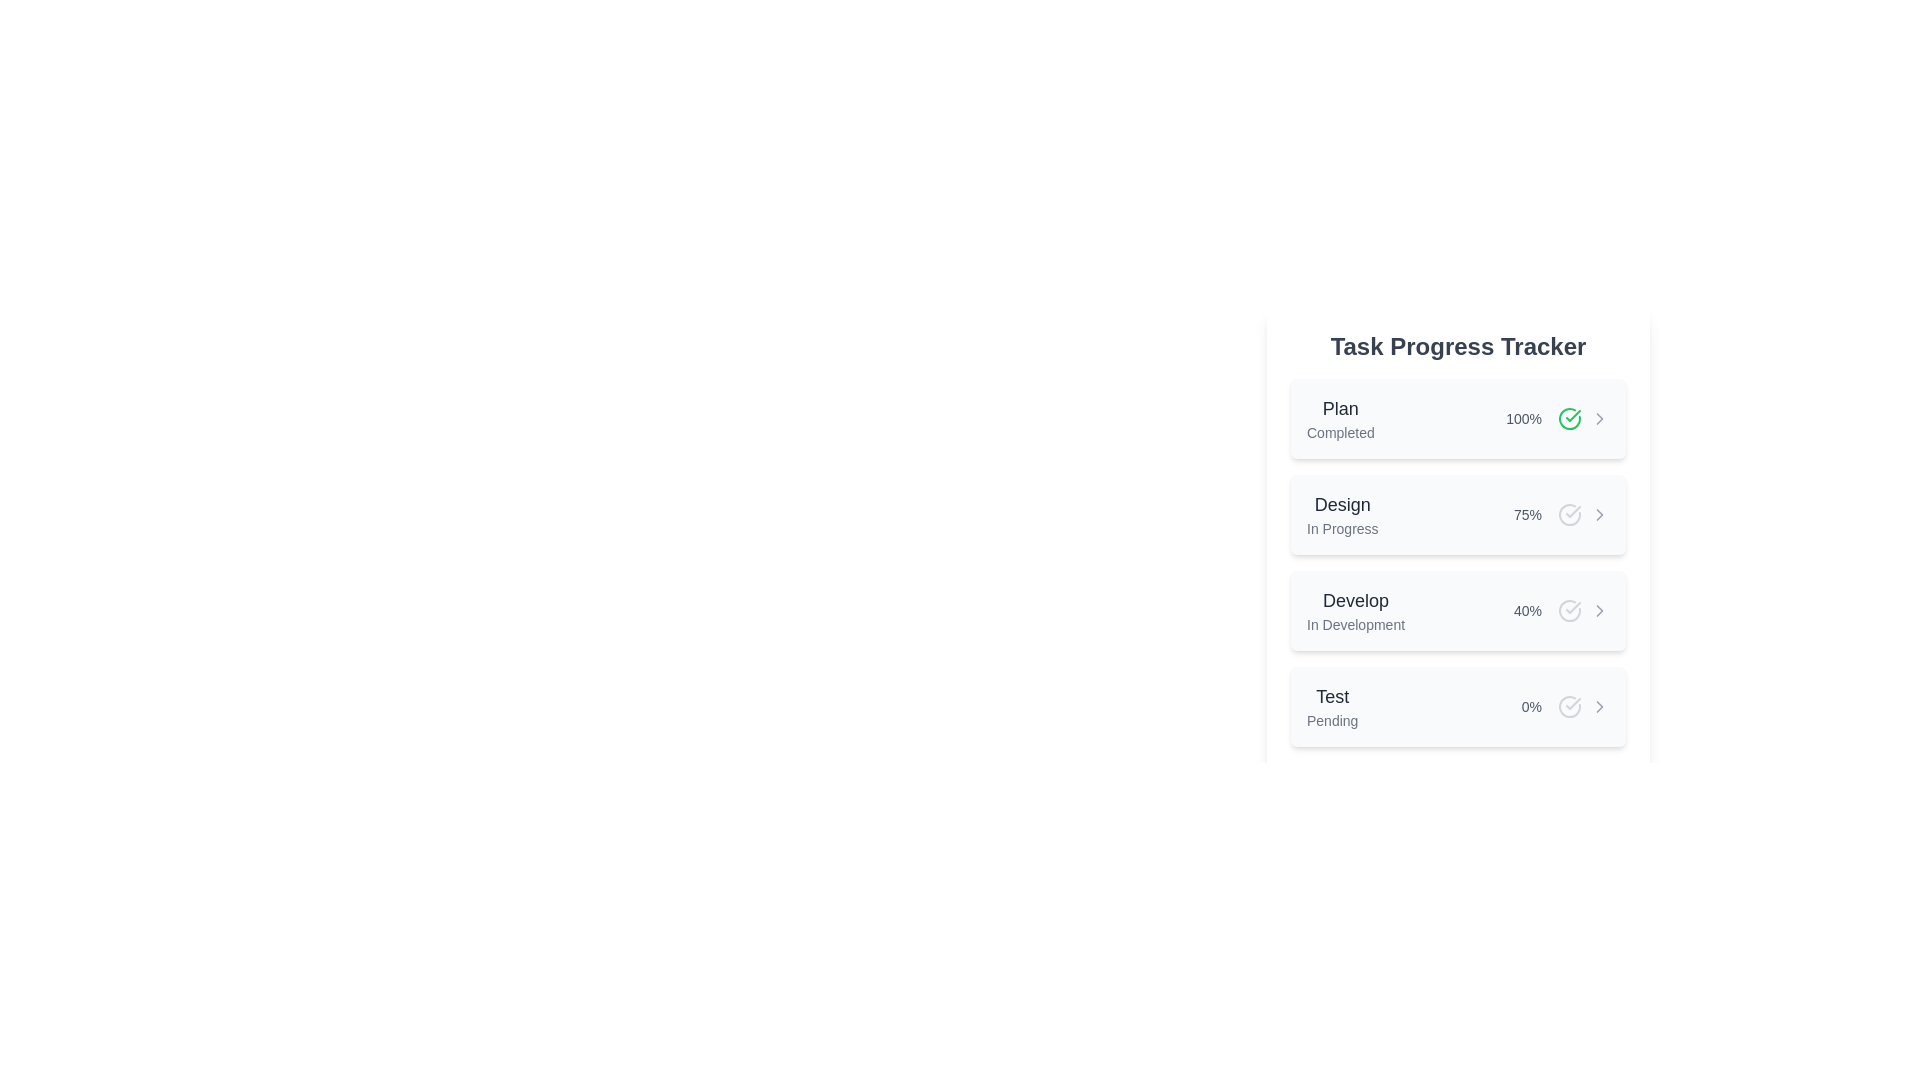  What do you see at coordinates (1458, 538) in the screenshot?
I see `task title 'Design' and its progress status 'In Progress' from the highlighted subsection of the 'Task Progress Tracker' group` at bounding box center [1458, 538].